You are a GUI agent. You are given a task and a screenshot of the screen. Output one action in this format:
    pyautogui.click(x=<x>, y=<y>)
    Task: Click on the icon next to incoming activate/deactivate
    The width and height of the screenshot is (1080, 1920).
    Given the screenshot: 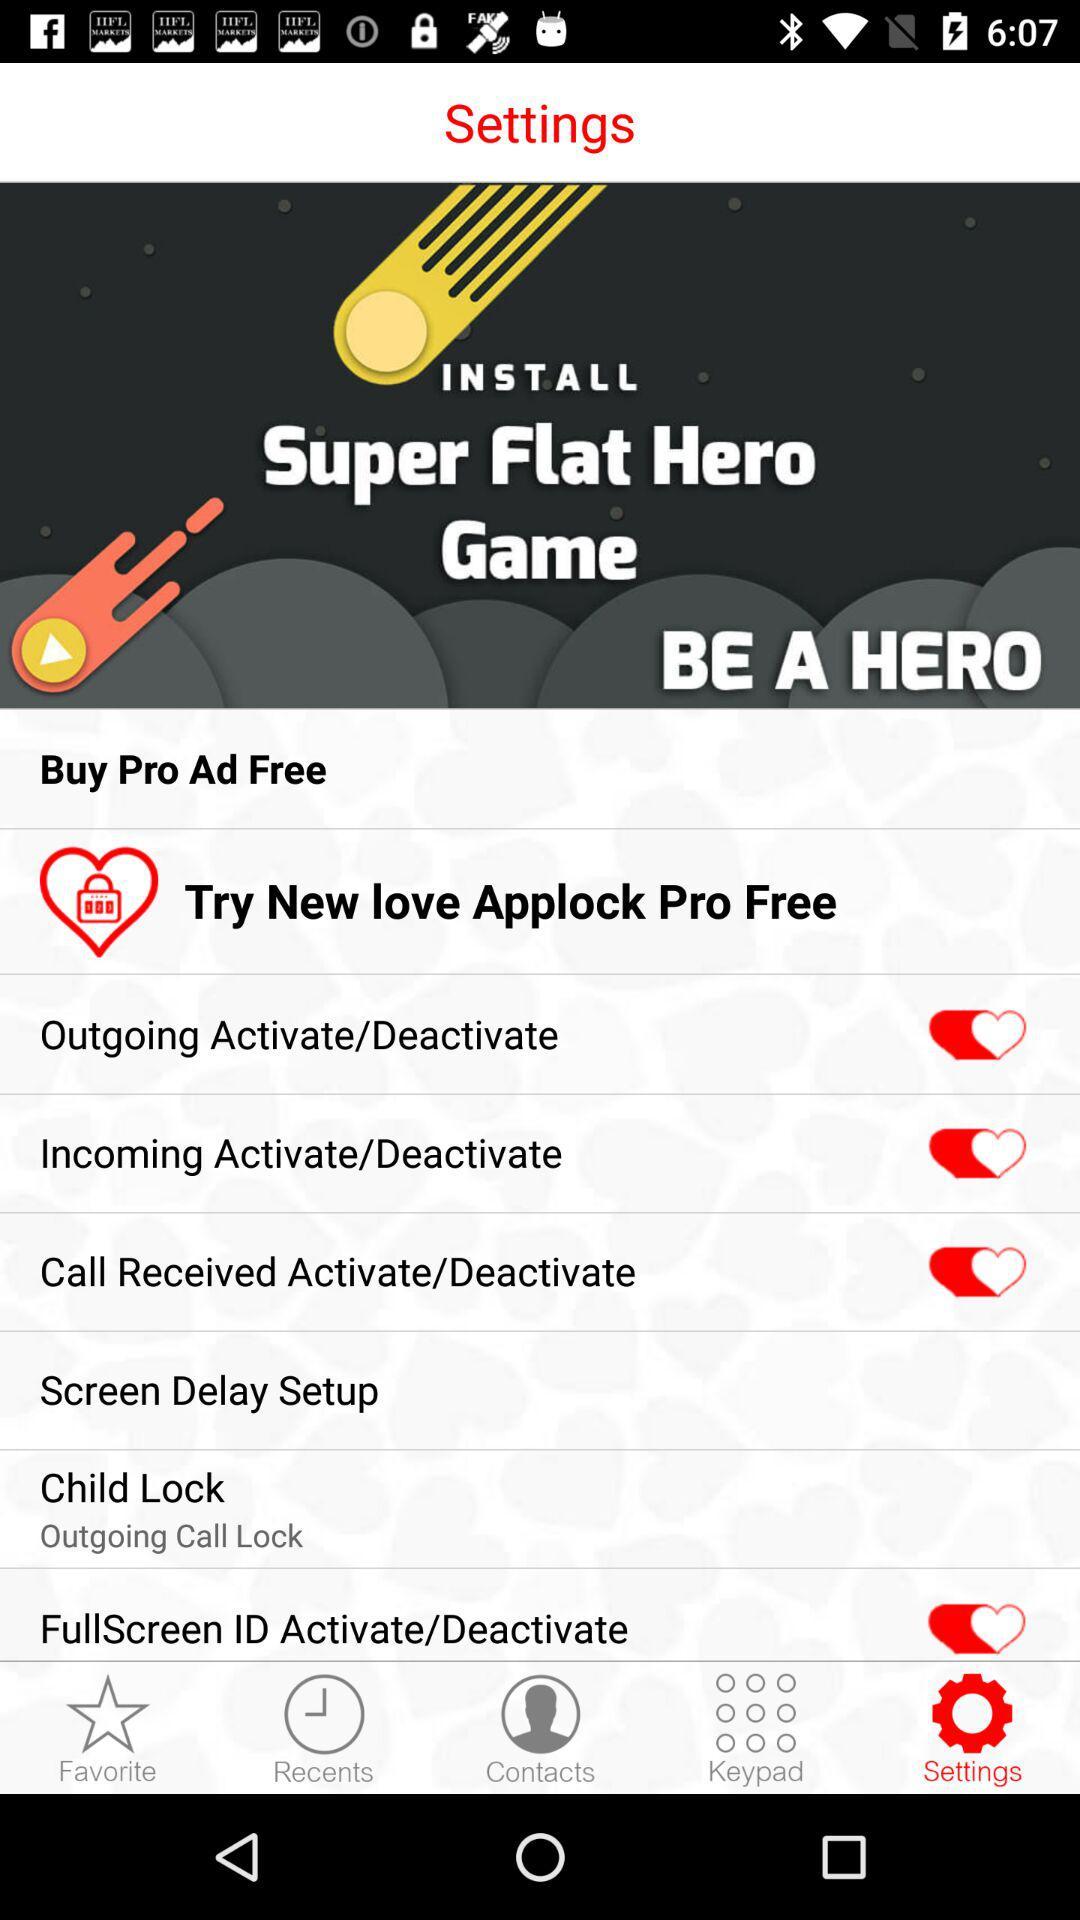 What is the action you would take?
    pyautogui.click(x=974, y=1154)
    